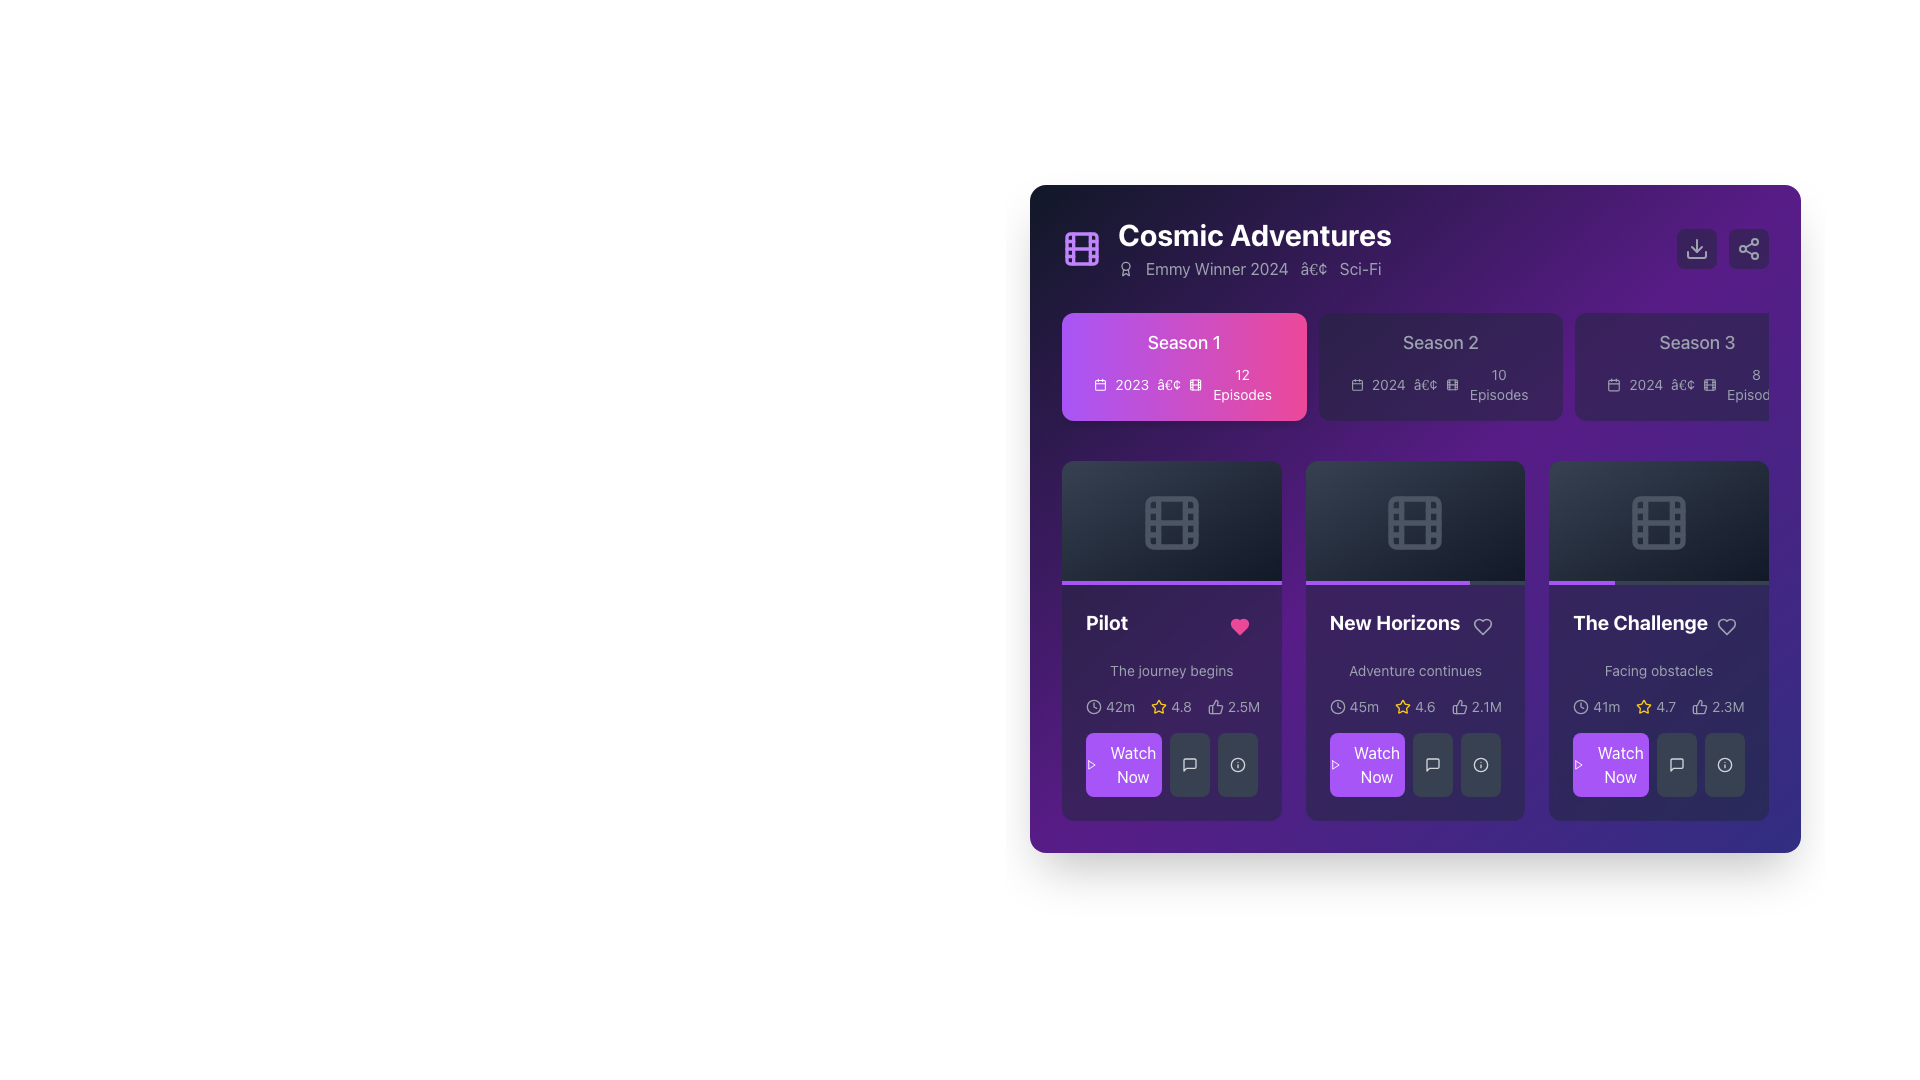 The height and width of the screenshot is (1080, 1920). Describe the element at coordinates (1666, 705) in the screenshot. I see `the numeric display showing the rating for 'The Challenge', located to the right of the yellow star icon` at that location.